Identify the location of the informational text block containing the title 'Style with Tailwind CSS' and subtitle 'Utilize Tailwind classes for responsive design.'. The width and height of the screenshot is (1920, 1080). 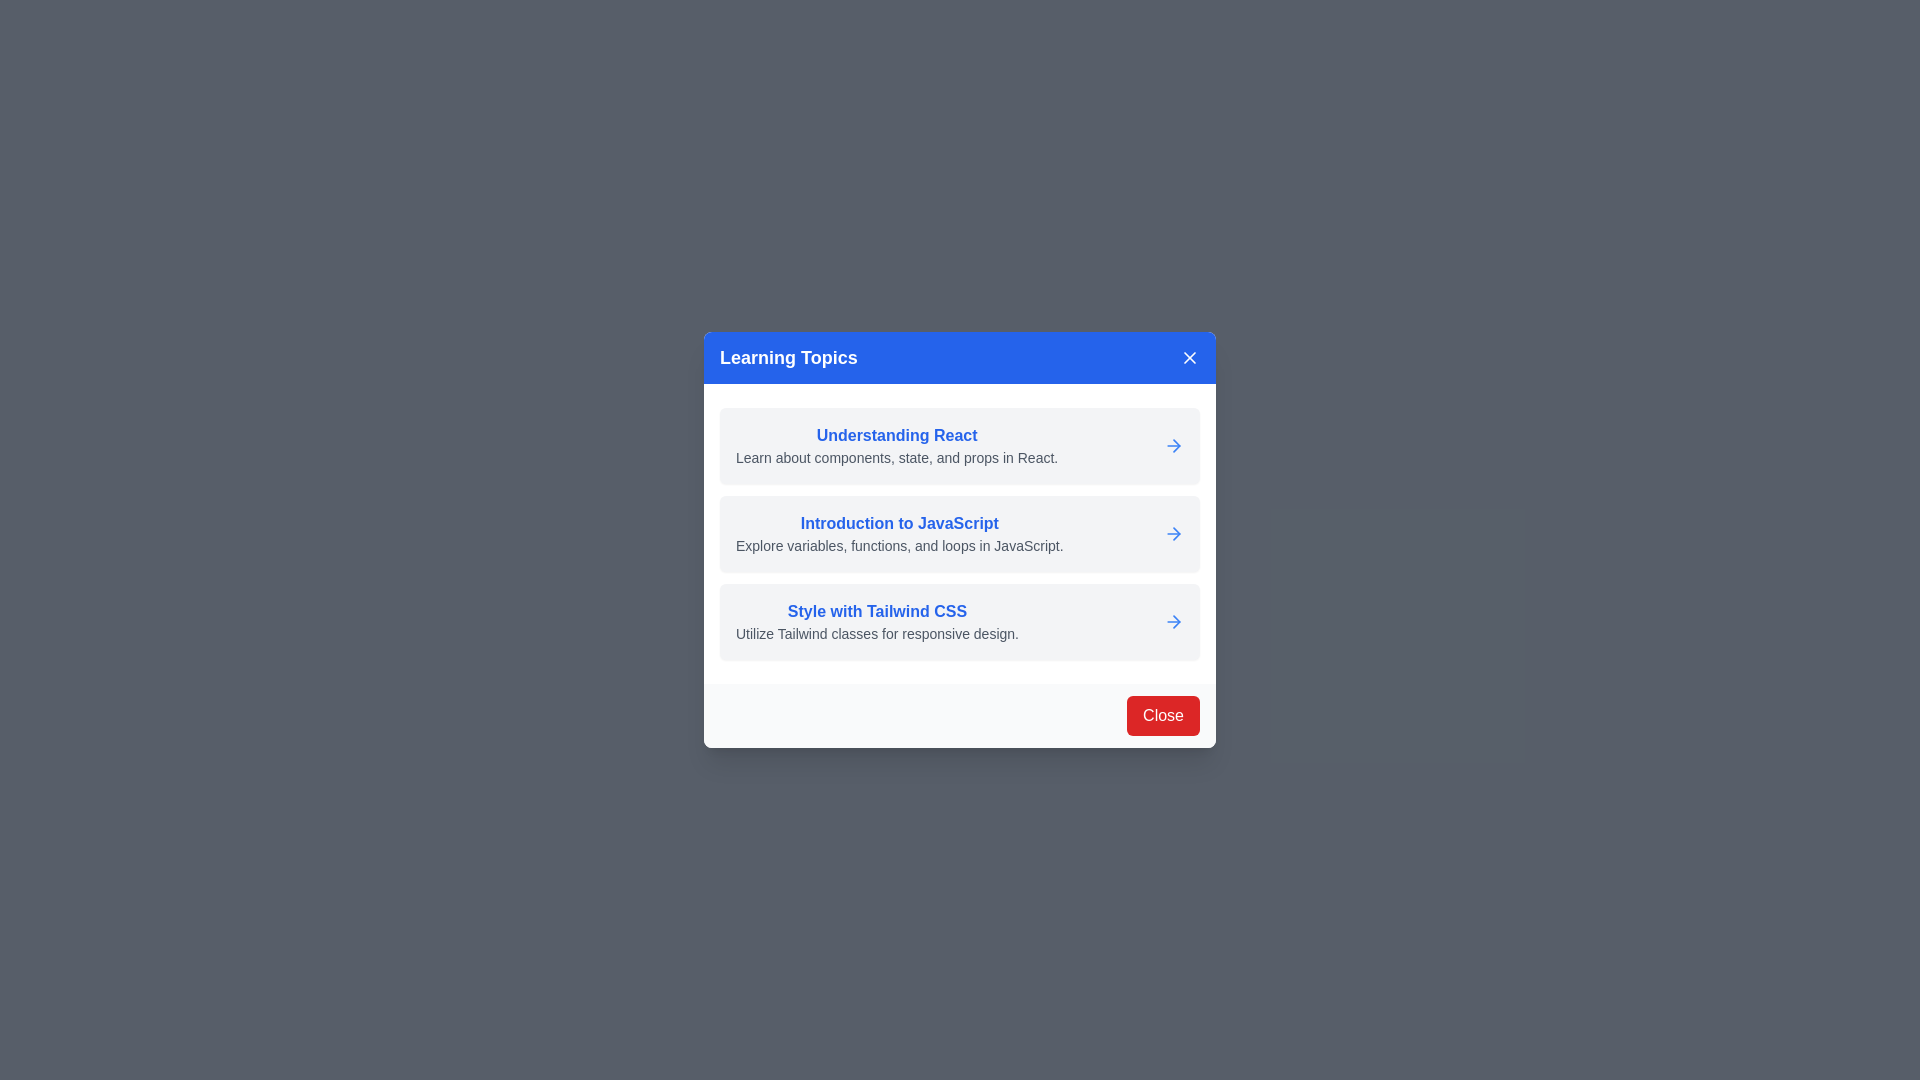
(877, 620).